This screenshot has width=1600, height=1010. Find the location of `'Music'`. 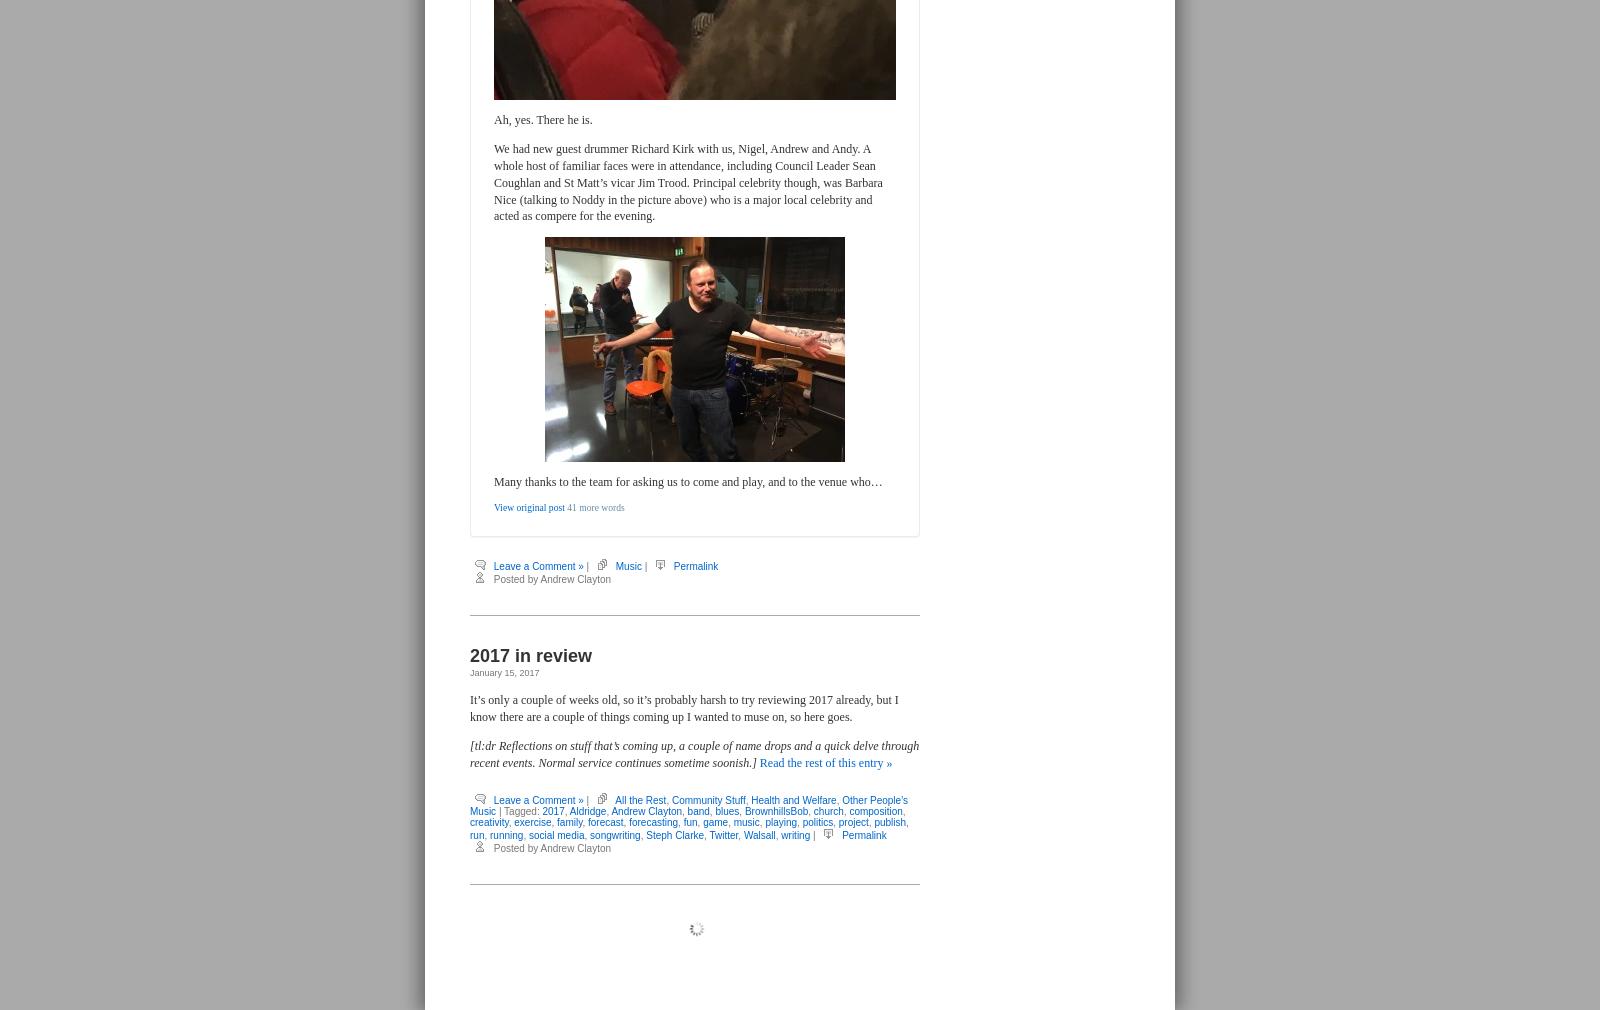

'Music' is located at coordinates (628, 564).